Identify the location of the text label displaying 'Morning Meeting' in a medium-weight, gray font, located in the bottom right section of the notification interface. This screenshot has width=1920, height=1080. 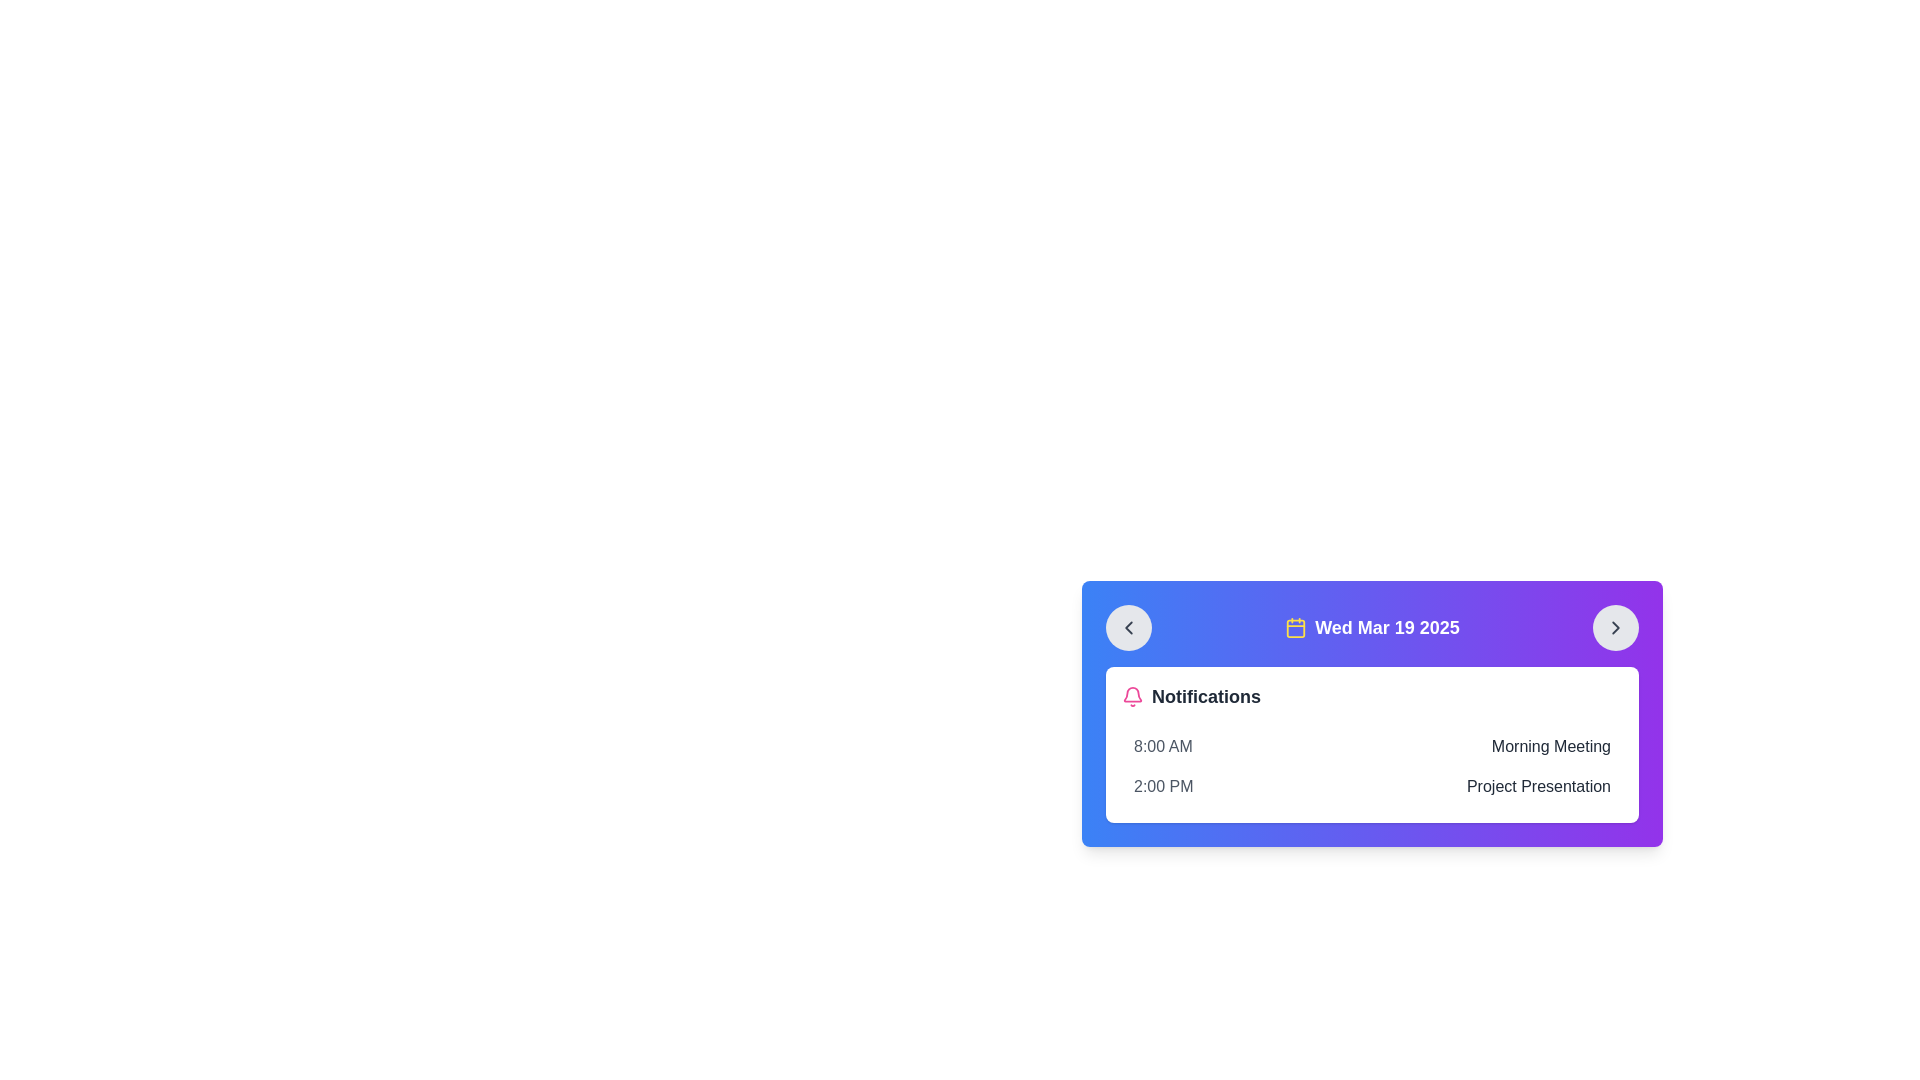
(1550, 747).